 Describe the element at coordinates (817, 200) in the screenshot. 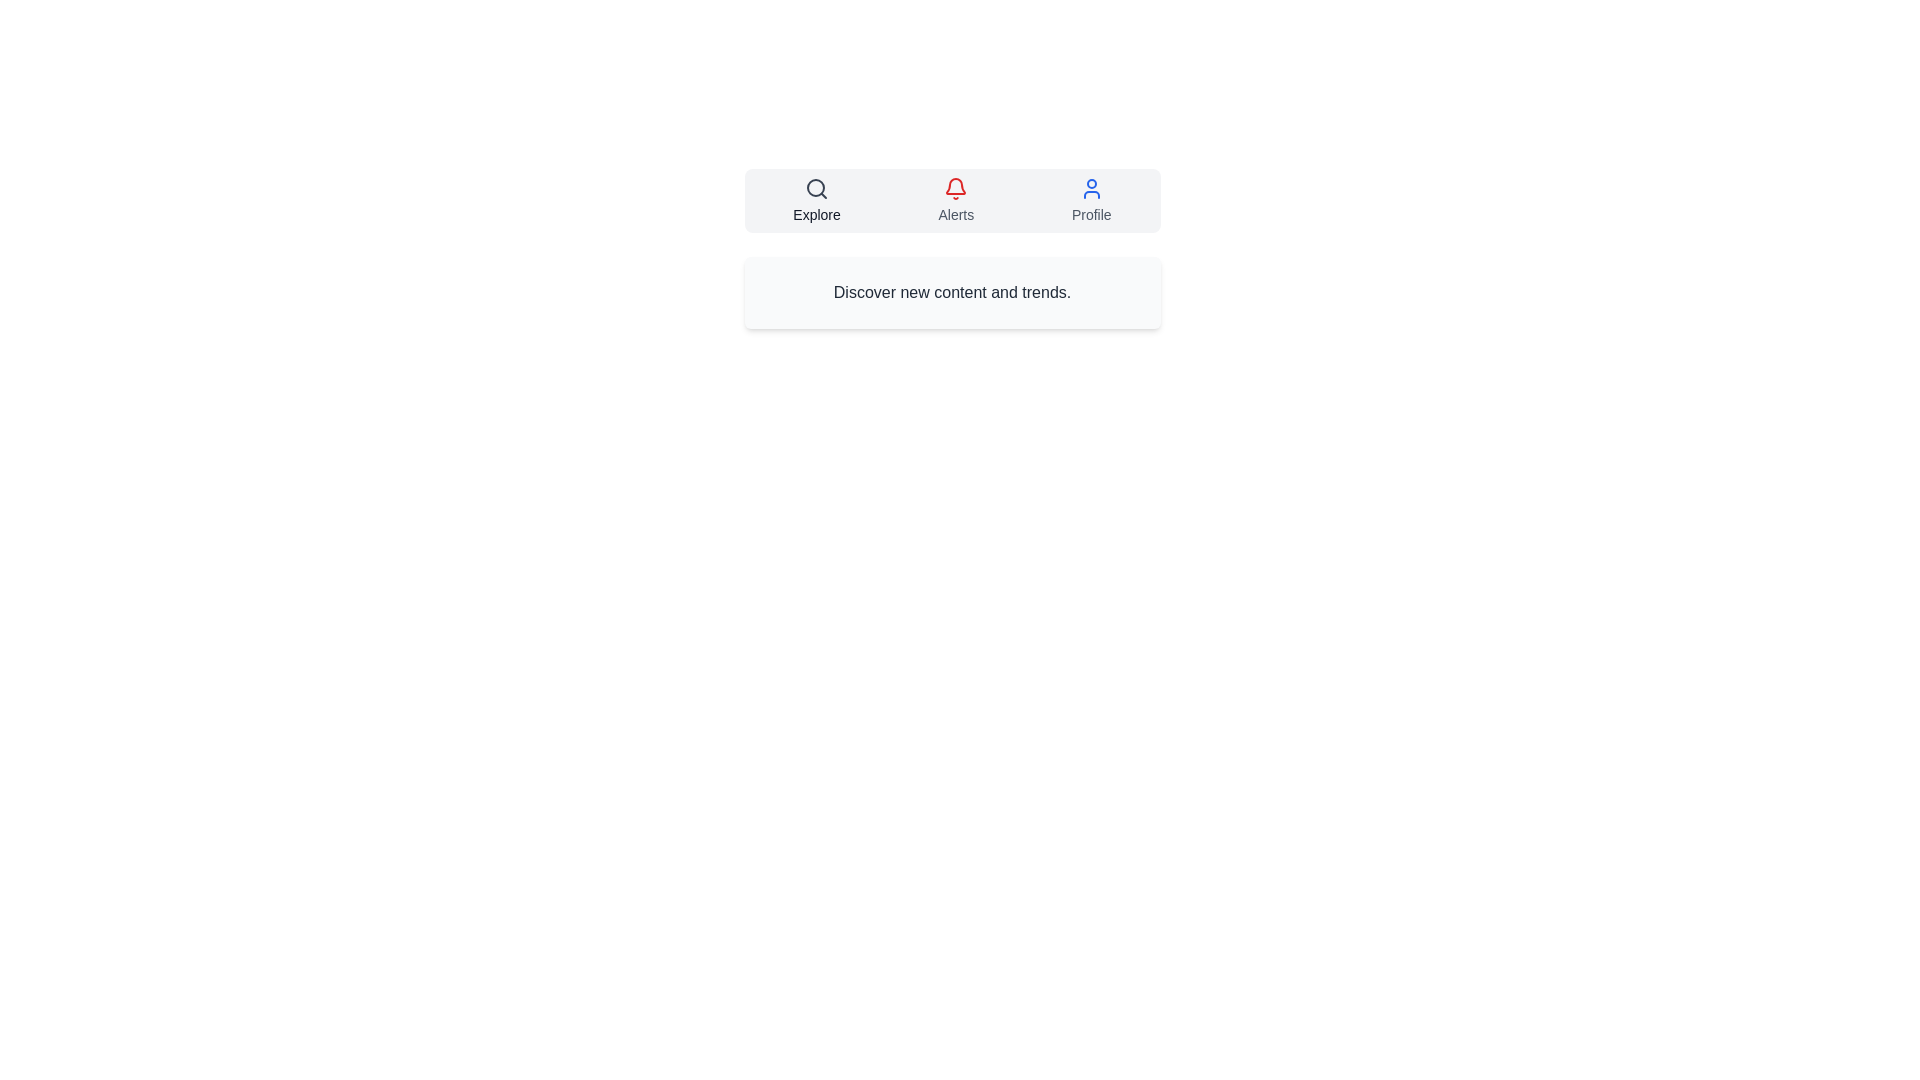

I see `the tab with label Explore` at that location.